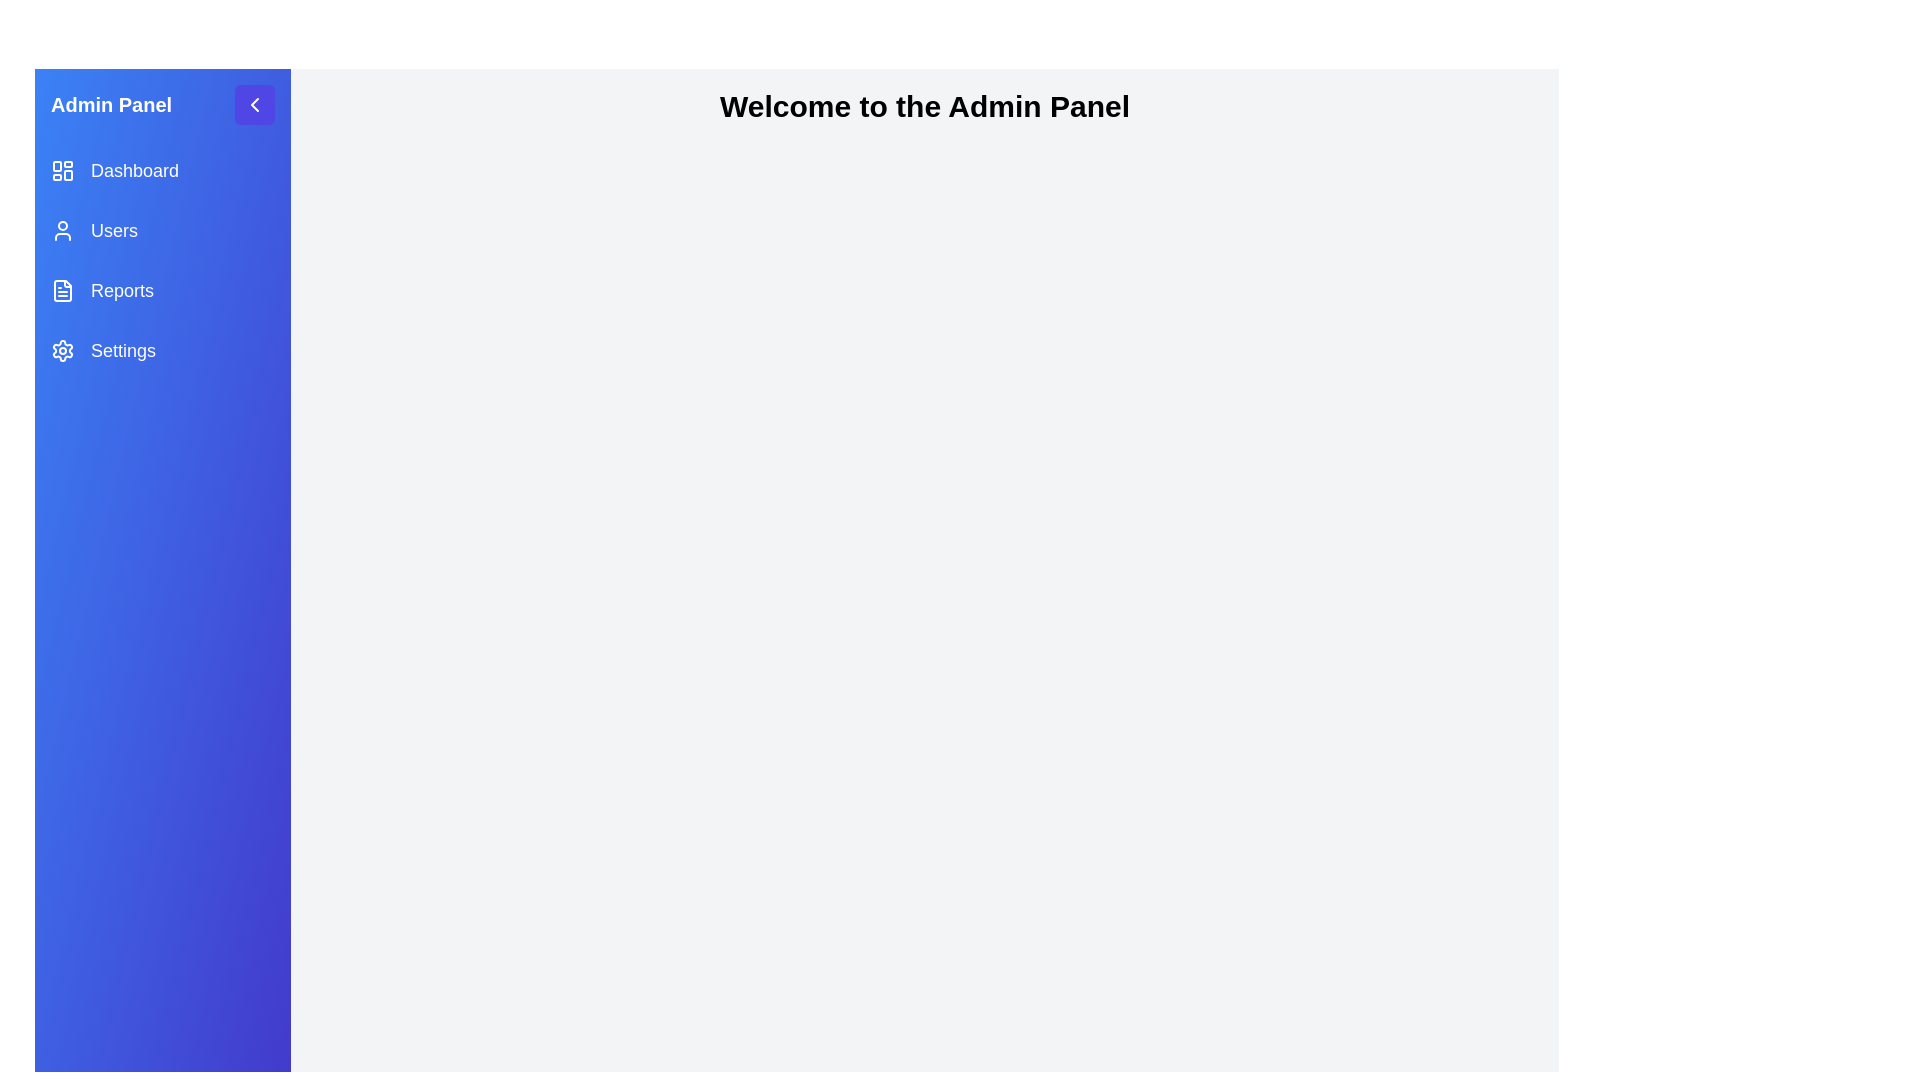 The width and height of the screenshot is (1920, 1080). Describe the element at coordinates (110, 104) in the screenshot. I see `the header text indicating 'Admin Panel' located at the top-left section of the interface, which is to the left of a purple button with a right-pointing arrow icon` at that location.